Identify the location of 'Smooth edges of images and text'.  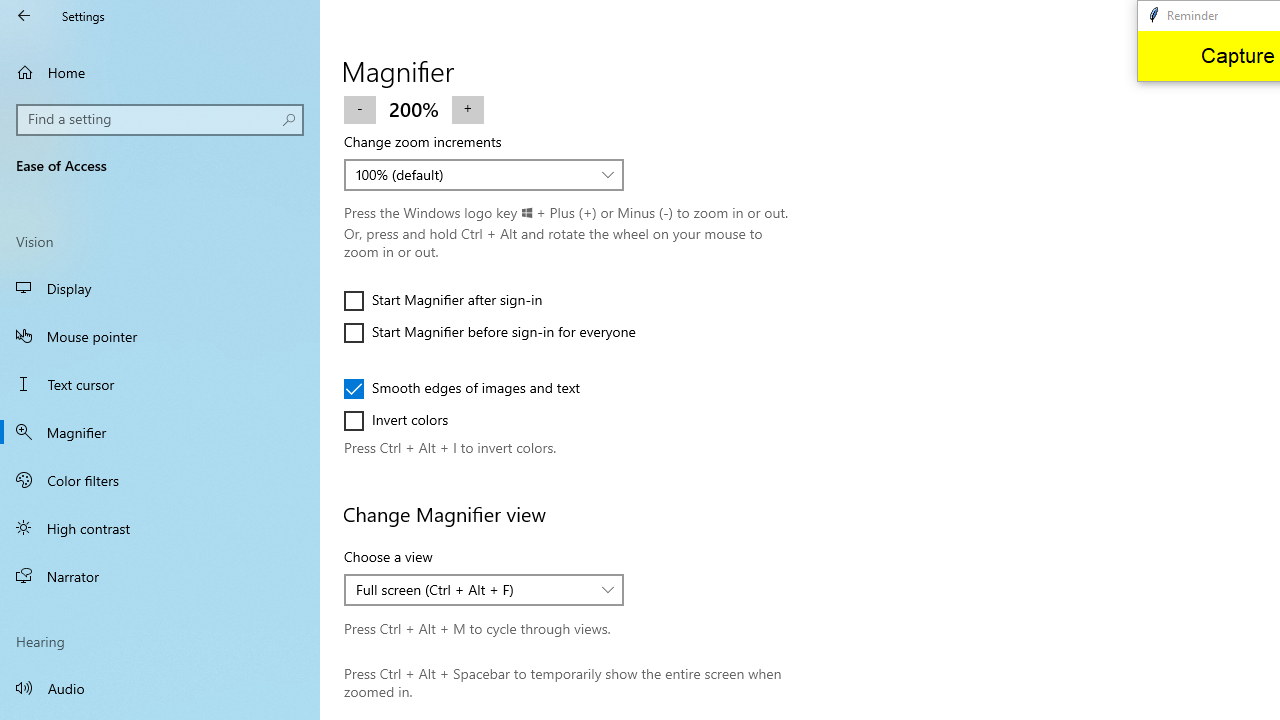
(461, 388).